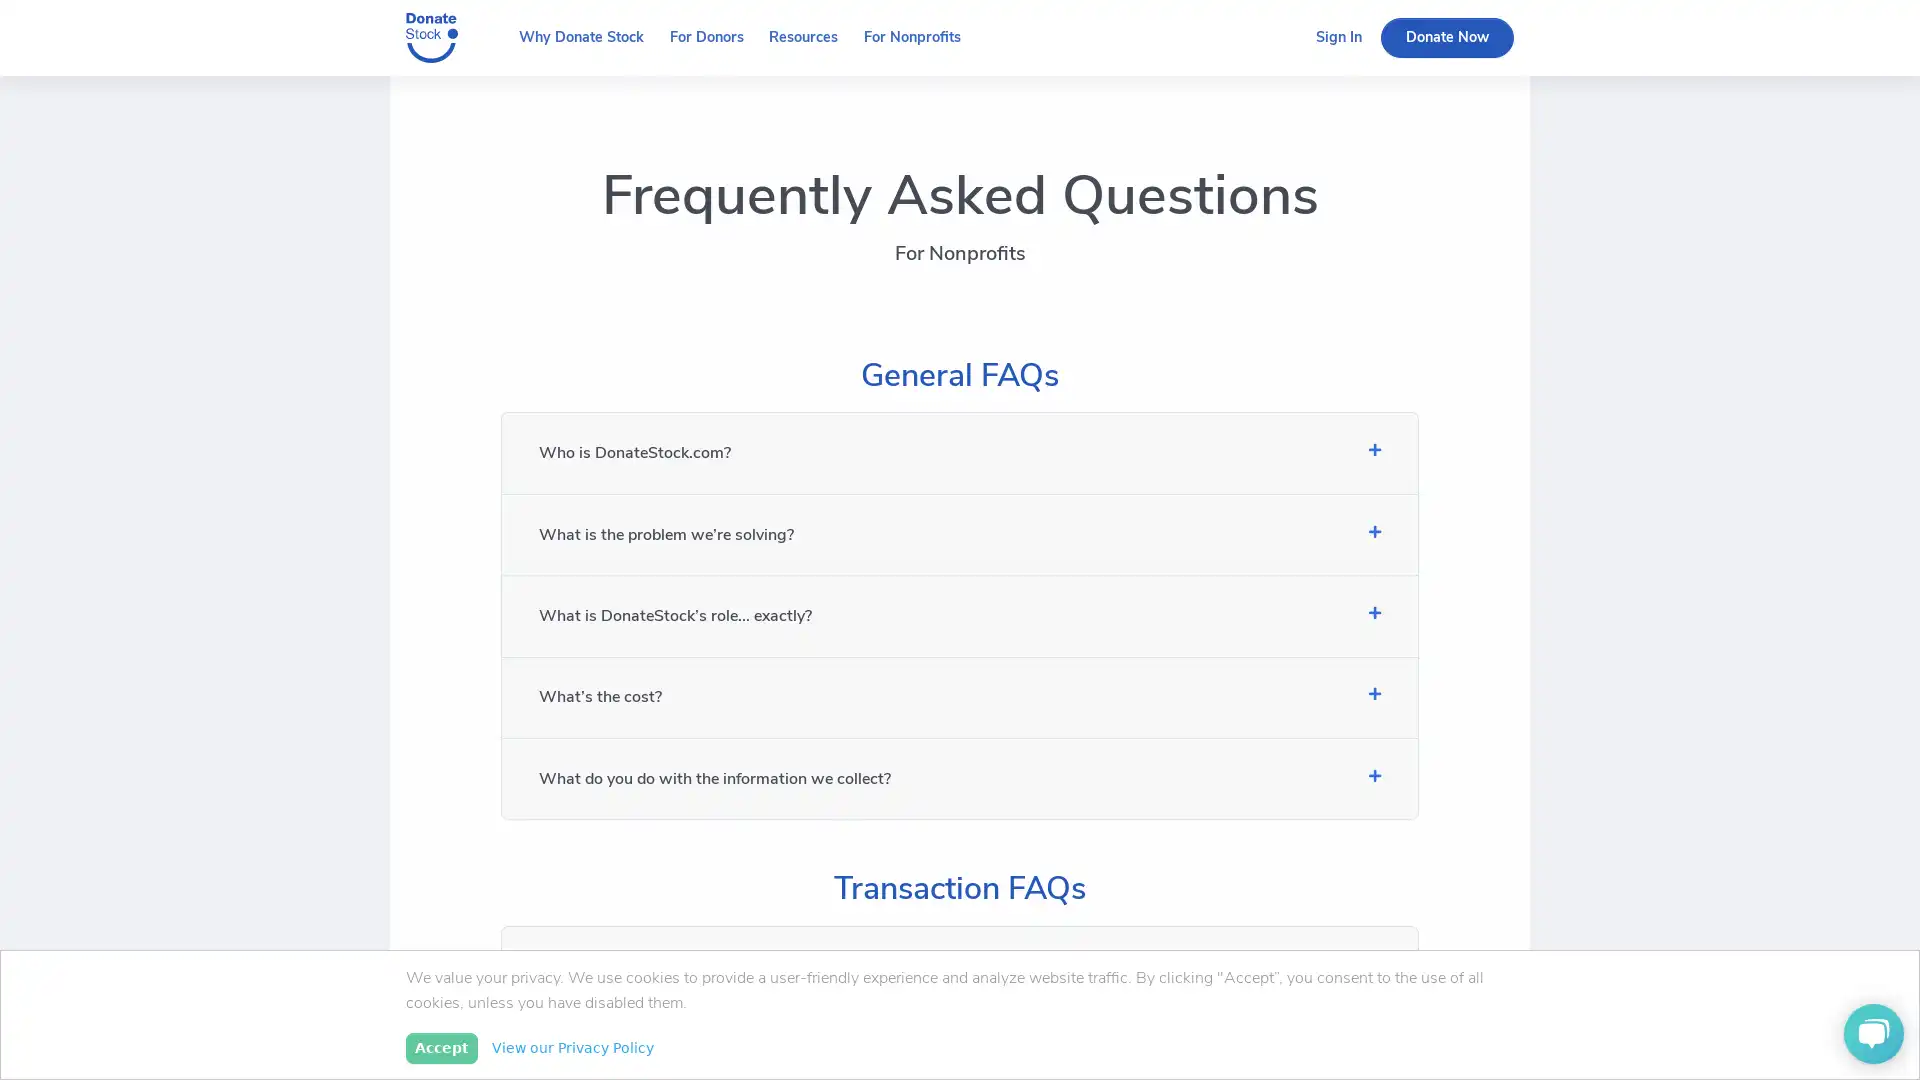 The height and width of the screenshot is (1080, 1920). I want to click on What do you do with the information we collect?, so click(958, 777).